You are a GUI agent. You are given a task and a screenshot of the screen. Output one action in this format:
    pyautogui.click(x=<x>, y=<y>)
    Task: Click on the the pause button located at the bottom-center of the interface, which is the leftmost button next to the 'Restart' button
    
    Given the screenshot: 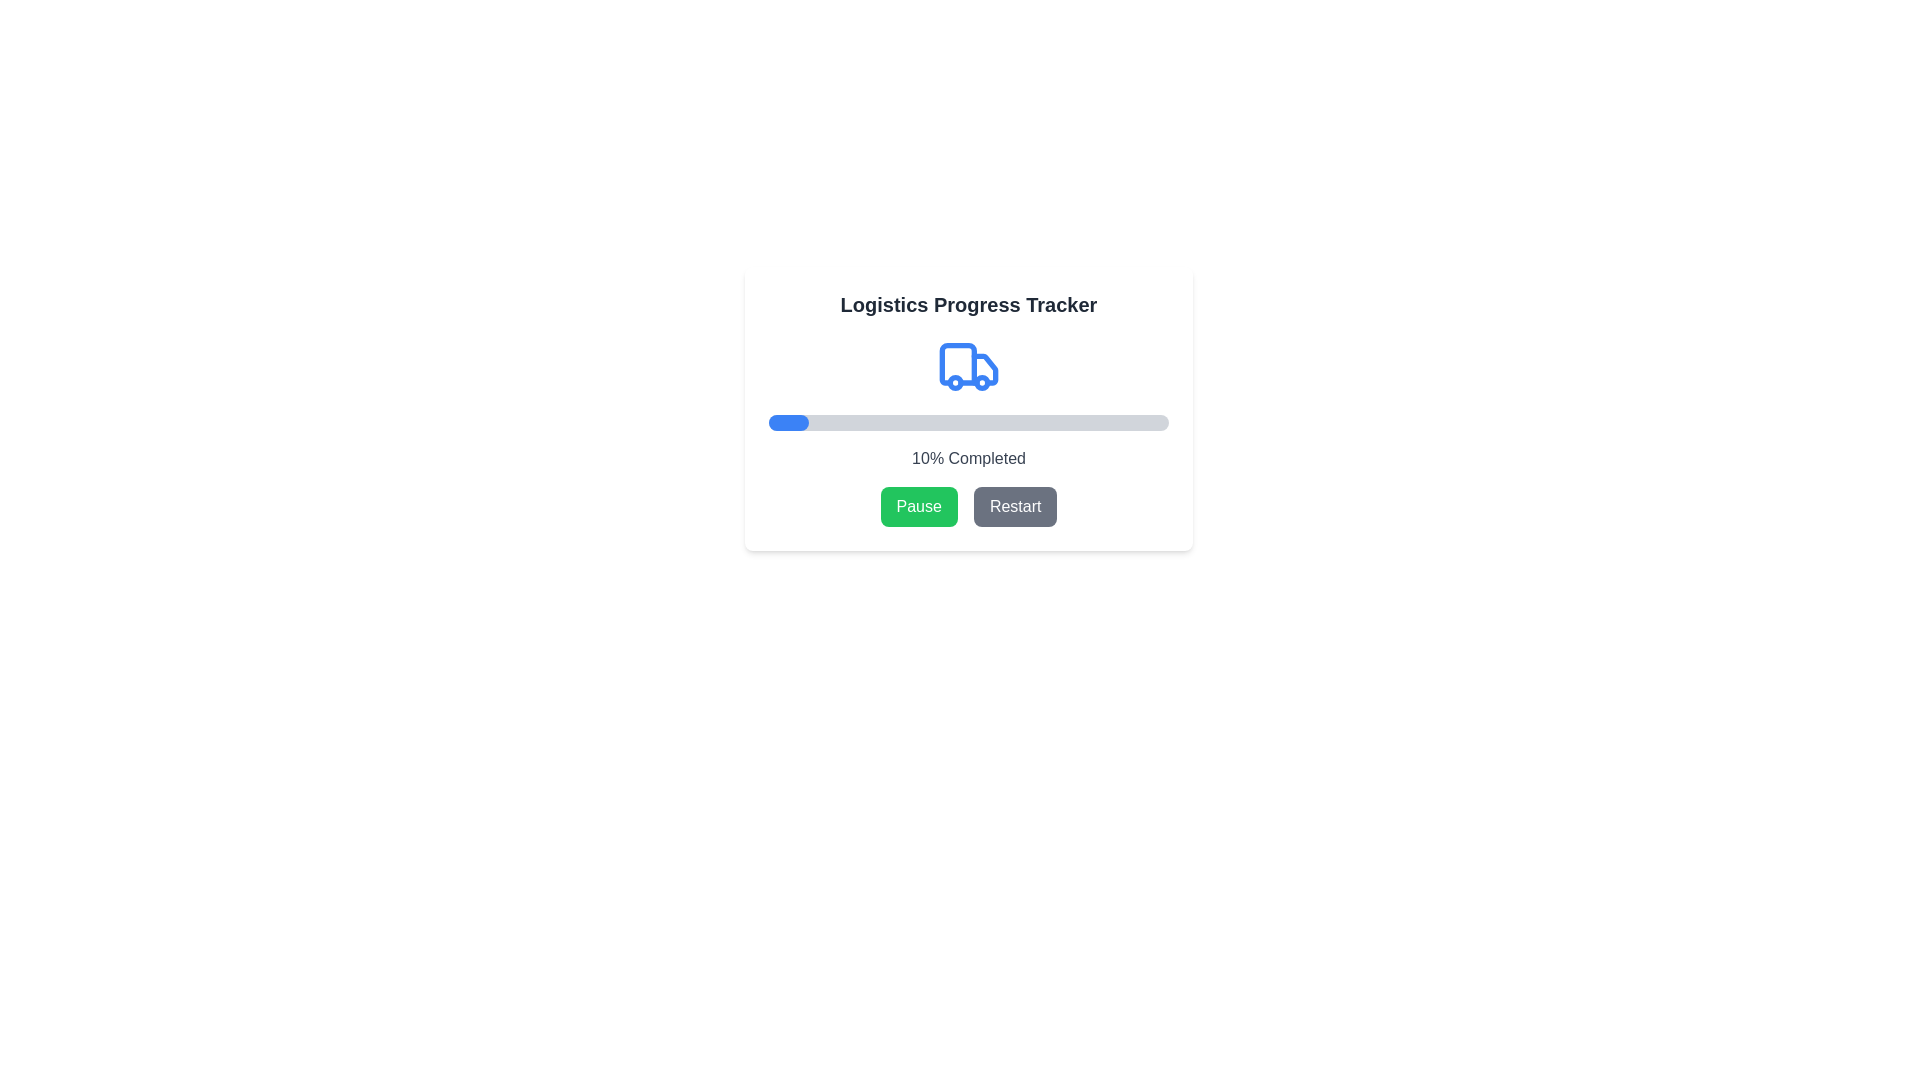 What is the action you would take?
    pyautogui.click(x=918, y=505)
    